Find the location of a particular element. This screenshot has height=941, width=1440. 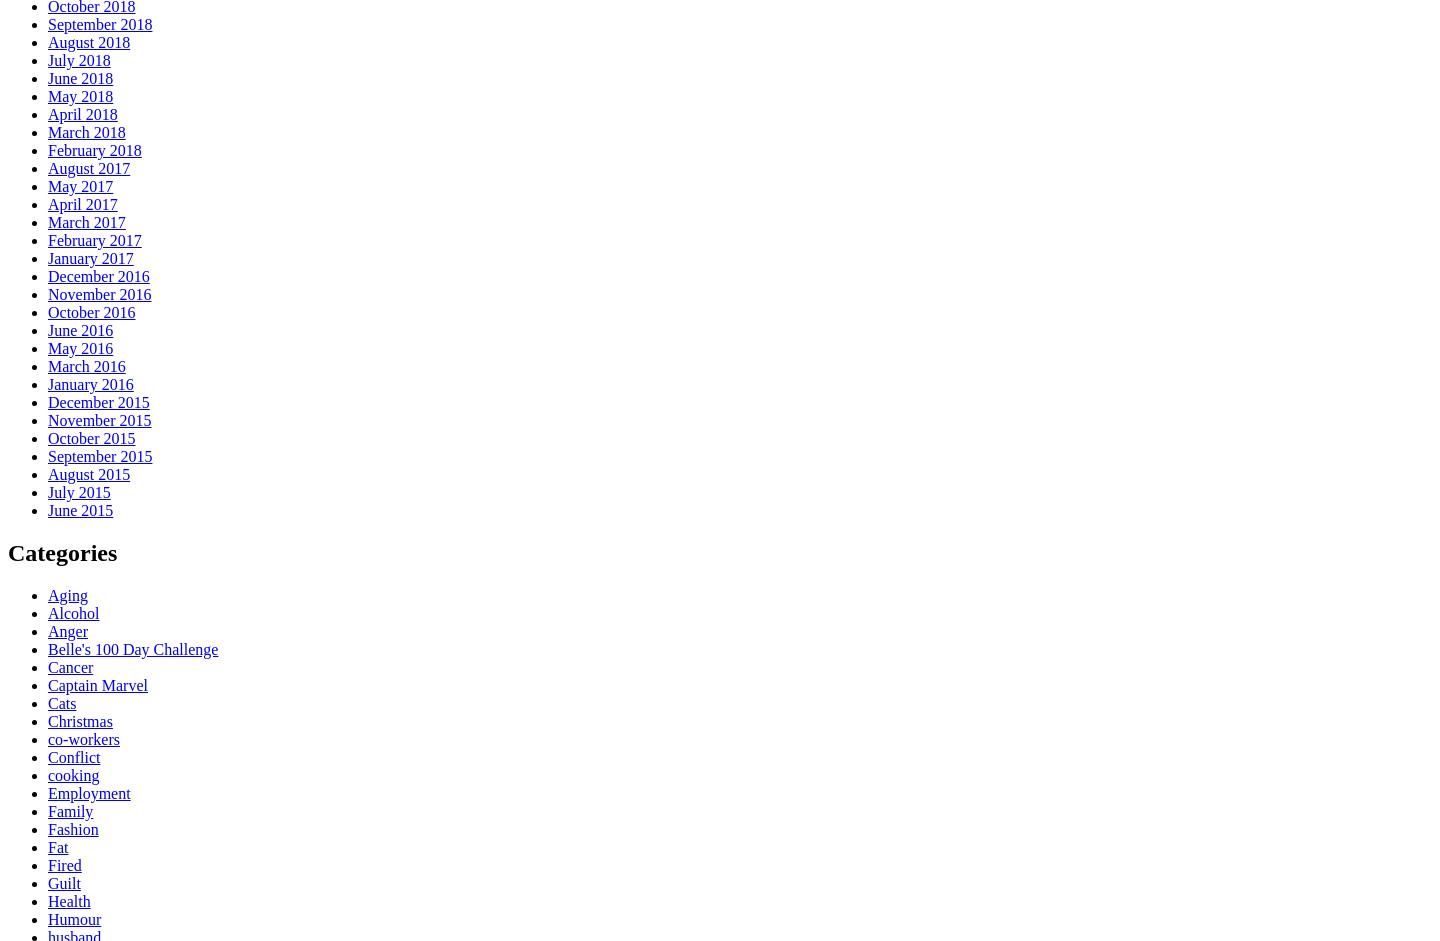

'Employment' is located at coordinates (88, 792).